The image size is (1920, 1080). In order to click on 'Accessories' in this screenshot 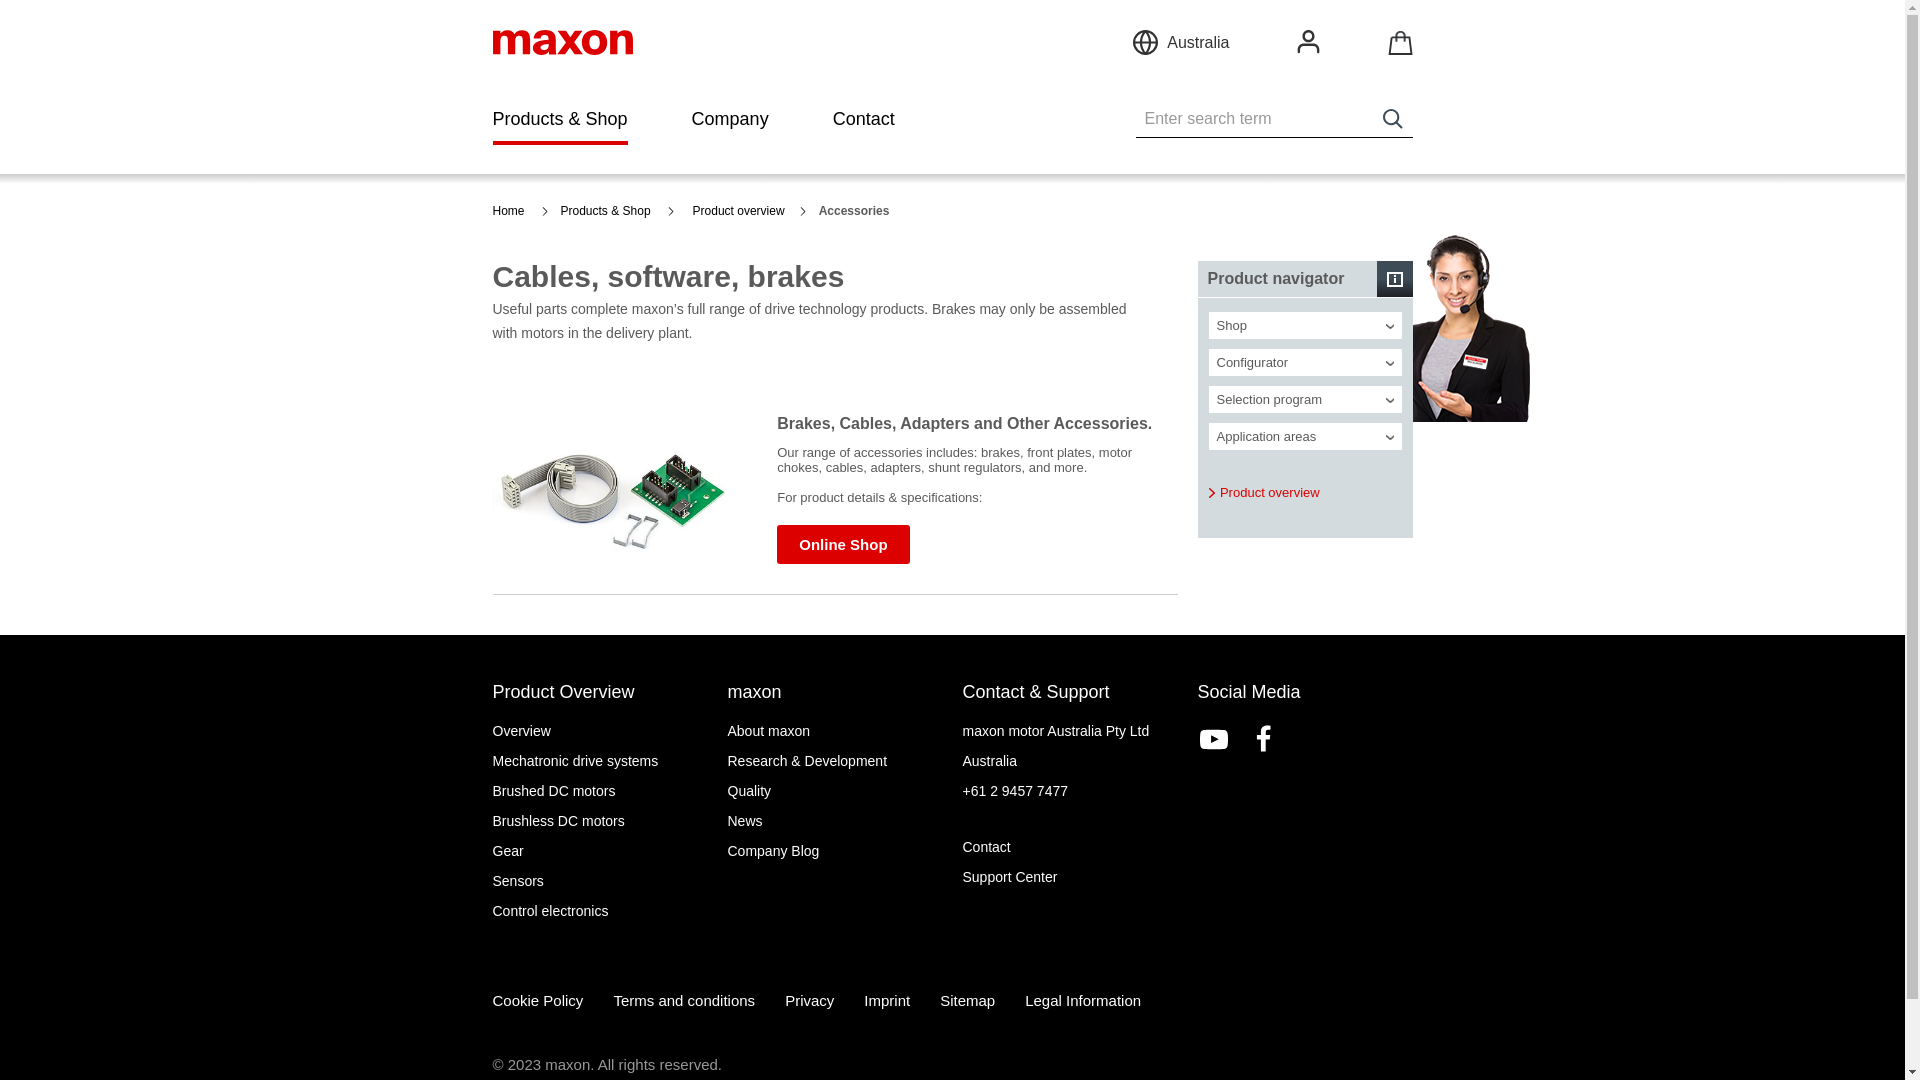, I will do `click(860, 211)`.